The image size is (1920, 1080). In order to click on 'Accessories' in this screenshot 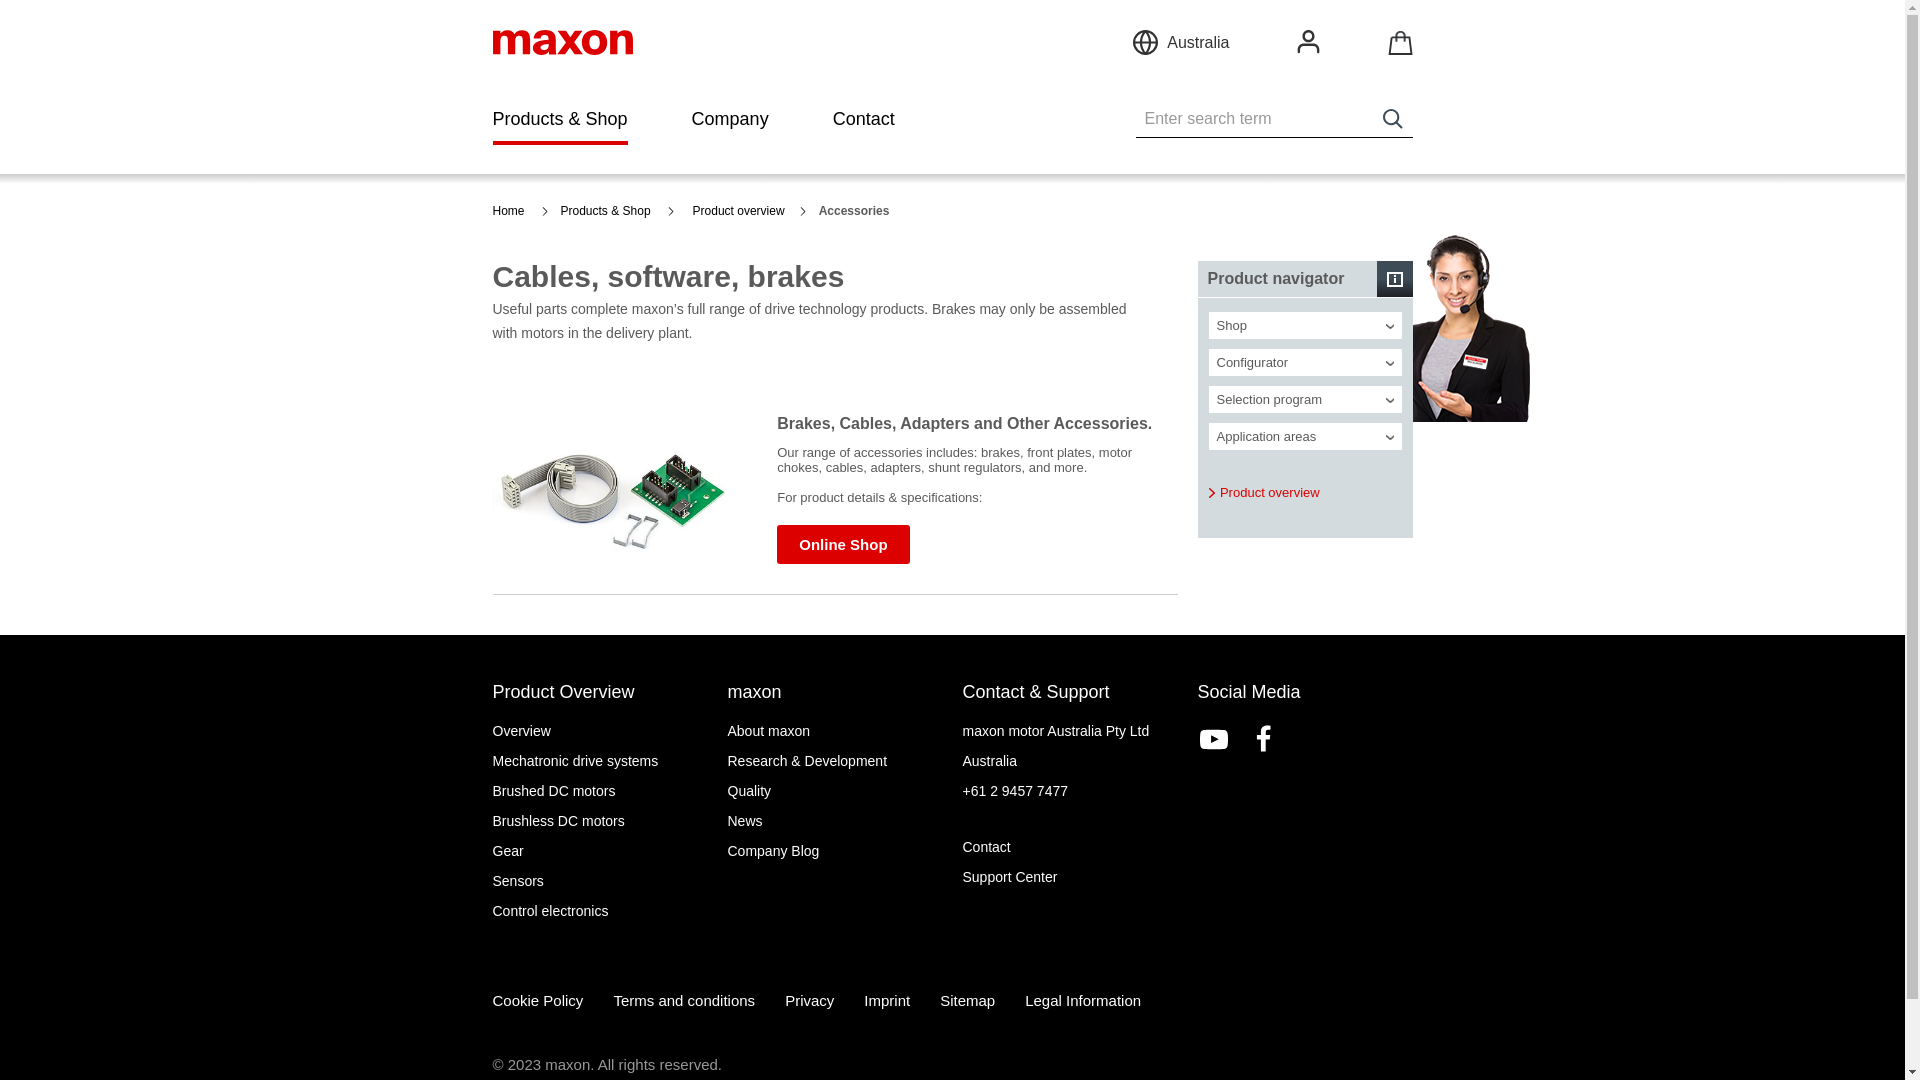, I will do `click(860, 211)`.